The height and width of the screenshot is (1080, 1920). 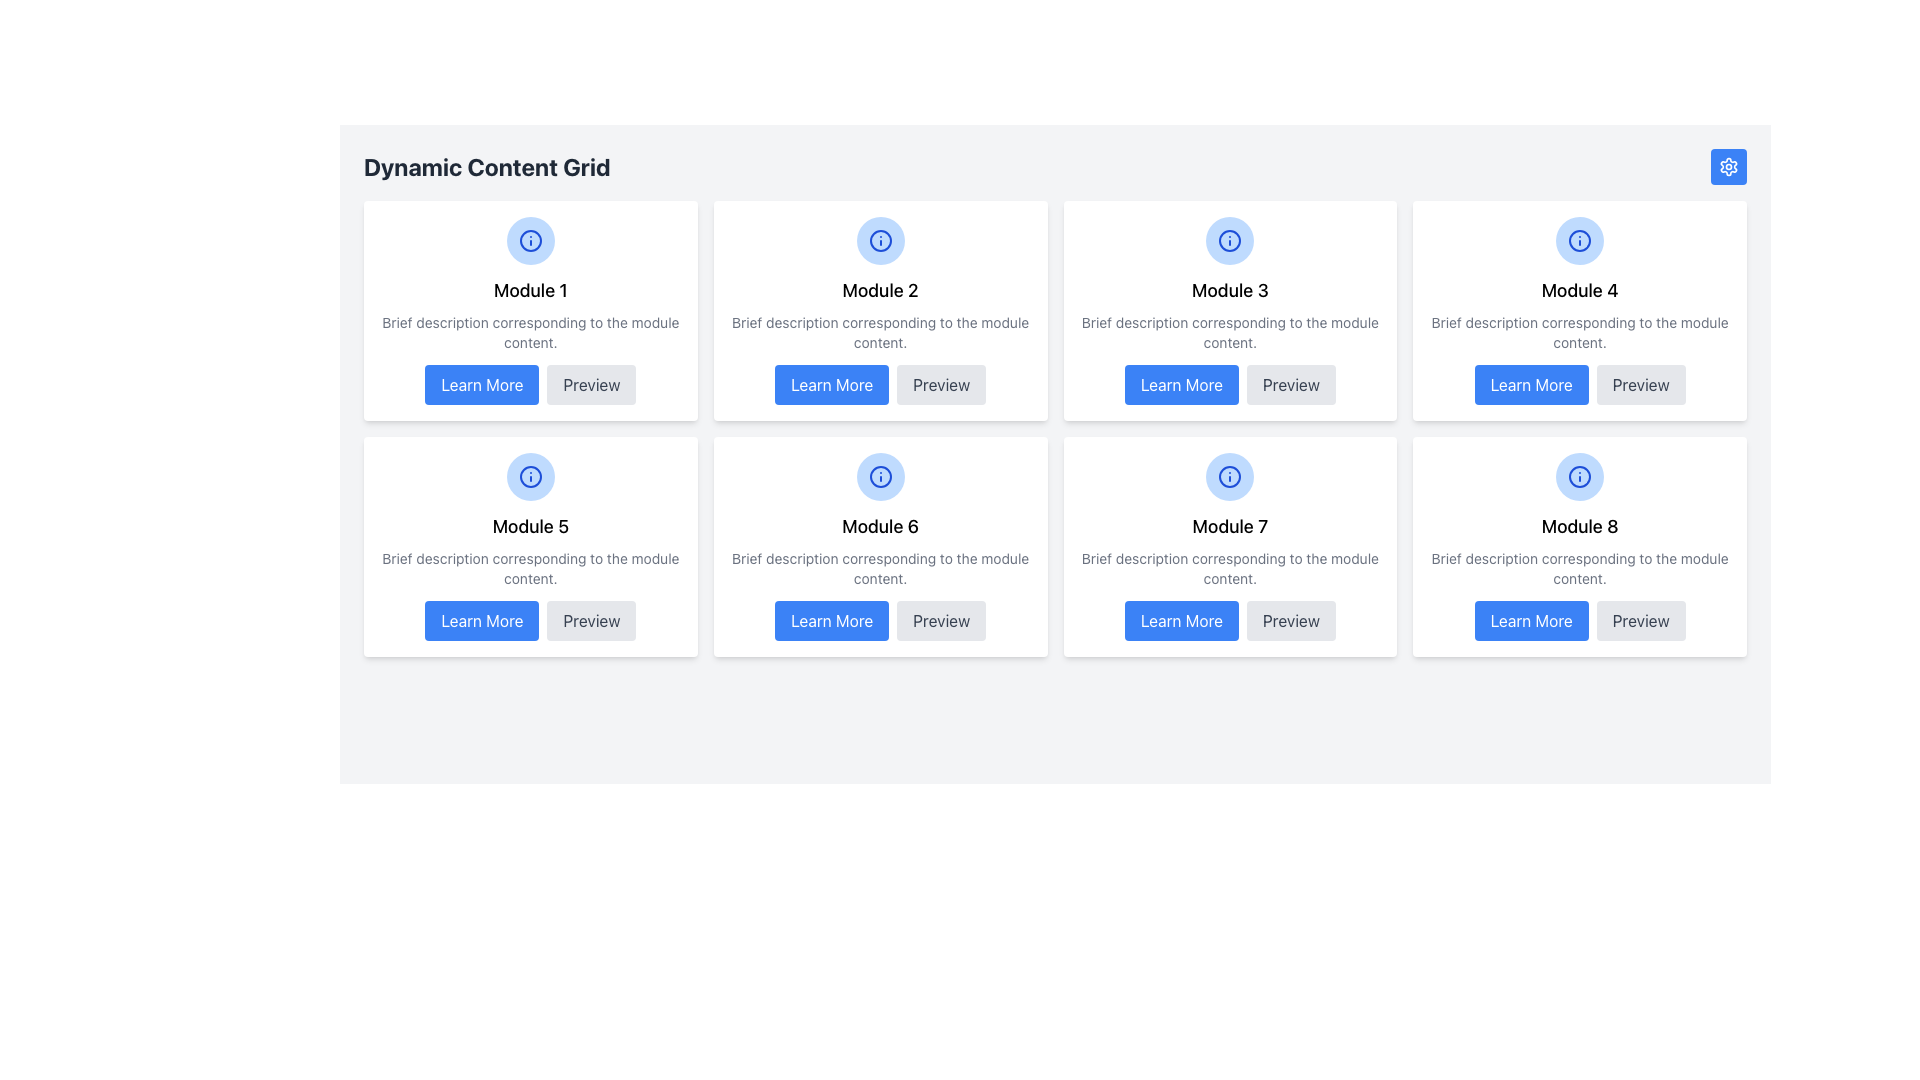 I want to click on the circular blue informational icon with a darker blue 'i' character located in the top-left module card of the grid layout (Module 1), so click(x=530, y=239).